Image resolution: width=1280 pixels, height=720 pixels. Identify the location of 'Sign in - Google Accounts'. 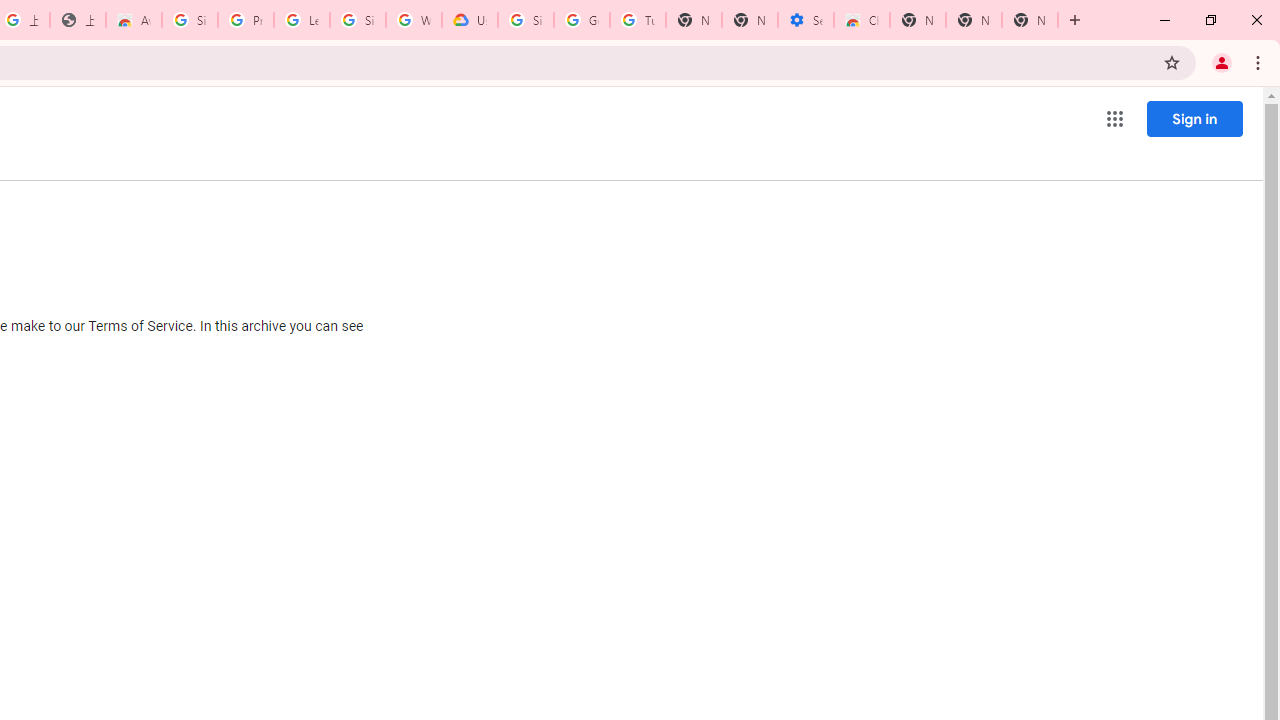
(190, 20).